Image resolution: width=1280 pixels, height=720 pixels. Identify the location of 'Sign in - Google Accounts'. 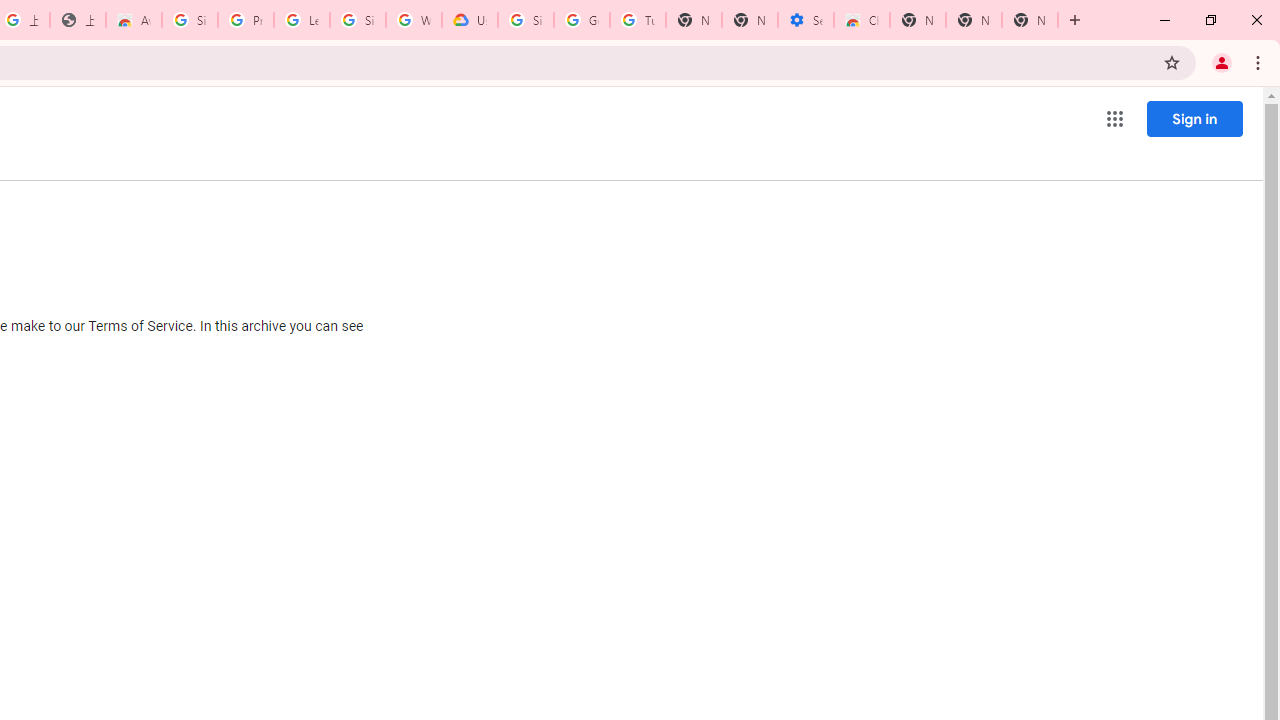
(190, 20).